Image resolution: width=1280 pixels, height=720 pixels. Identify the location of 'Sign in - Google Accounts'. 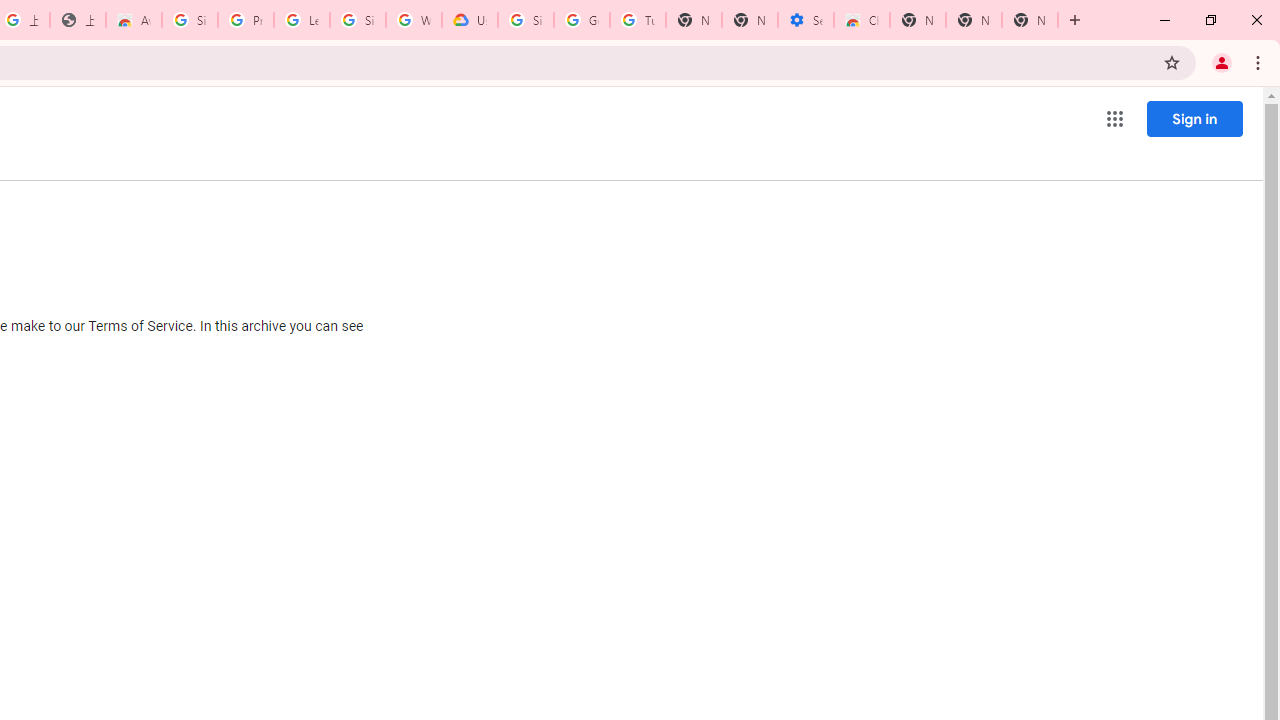
(190, 20).